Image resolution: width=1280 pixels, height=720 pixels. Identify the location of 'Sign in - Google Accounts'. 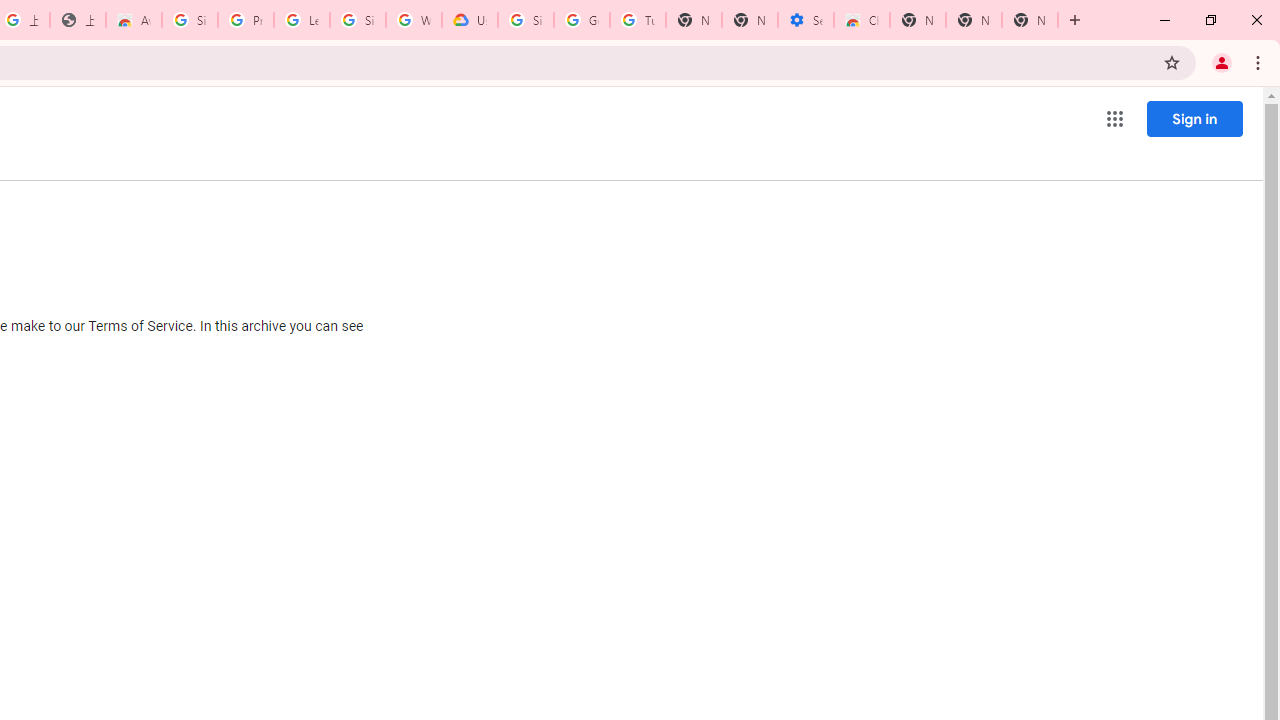
(190, 20).